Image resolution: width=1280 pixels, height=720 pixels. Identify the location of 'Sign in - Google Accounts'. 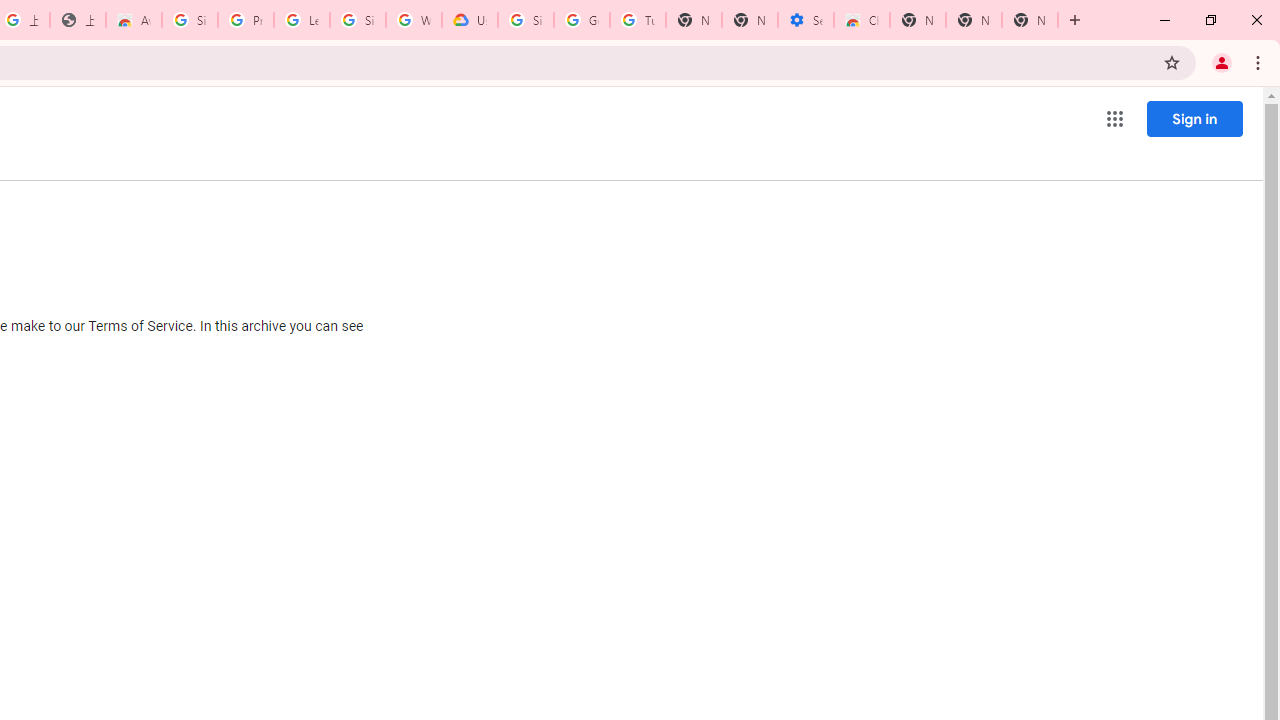
(190, 20).